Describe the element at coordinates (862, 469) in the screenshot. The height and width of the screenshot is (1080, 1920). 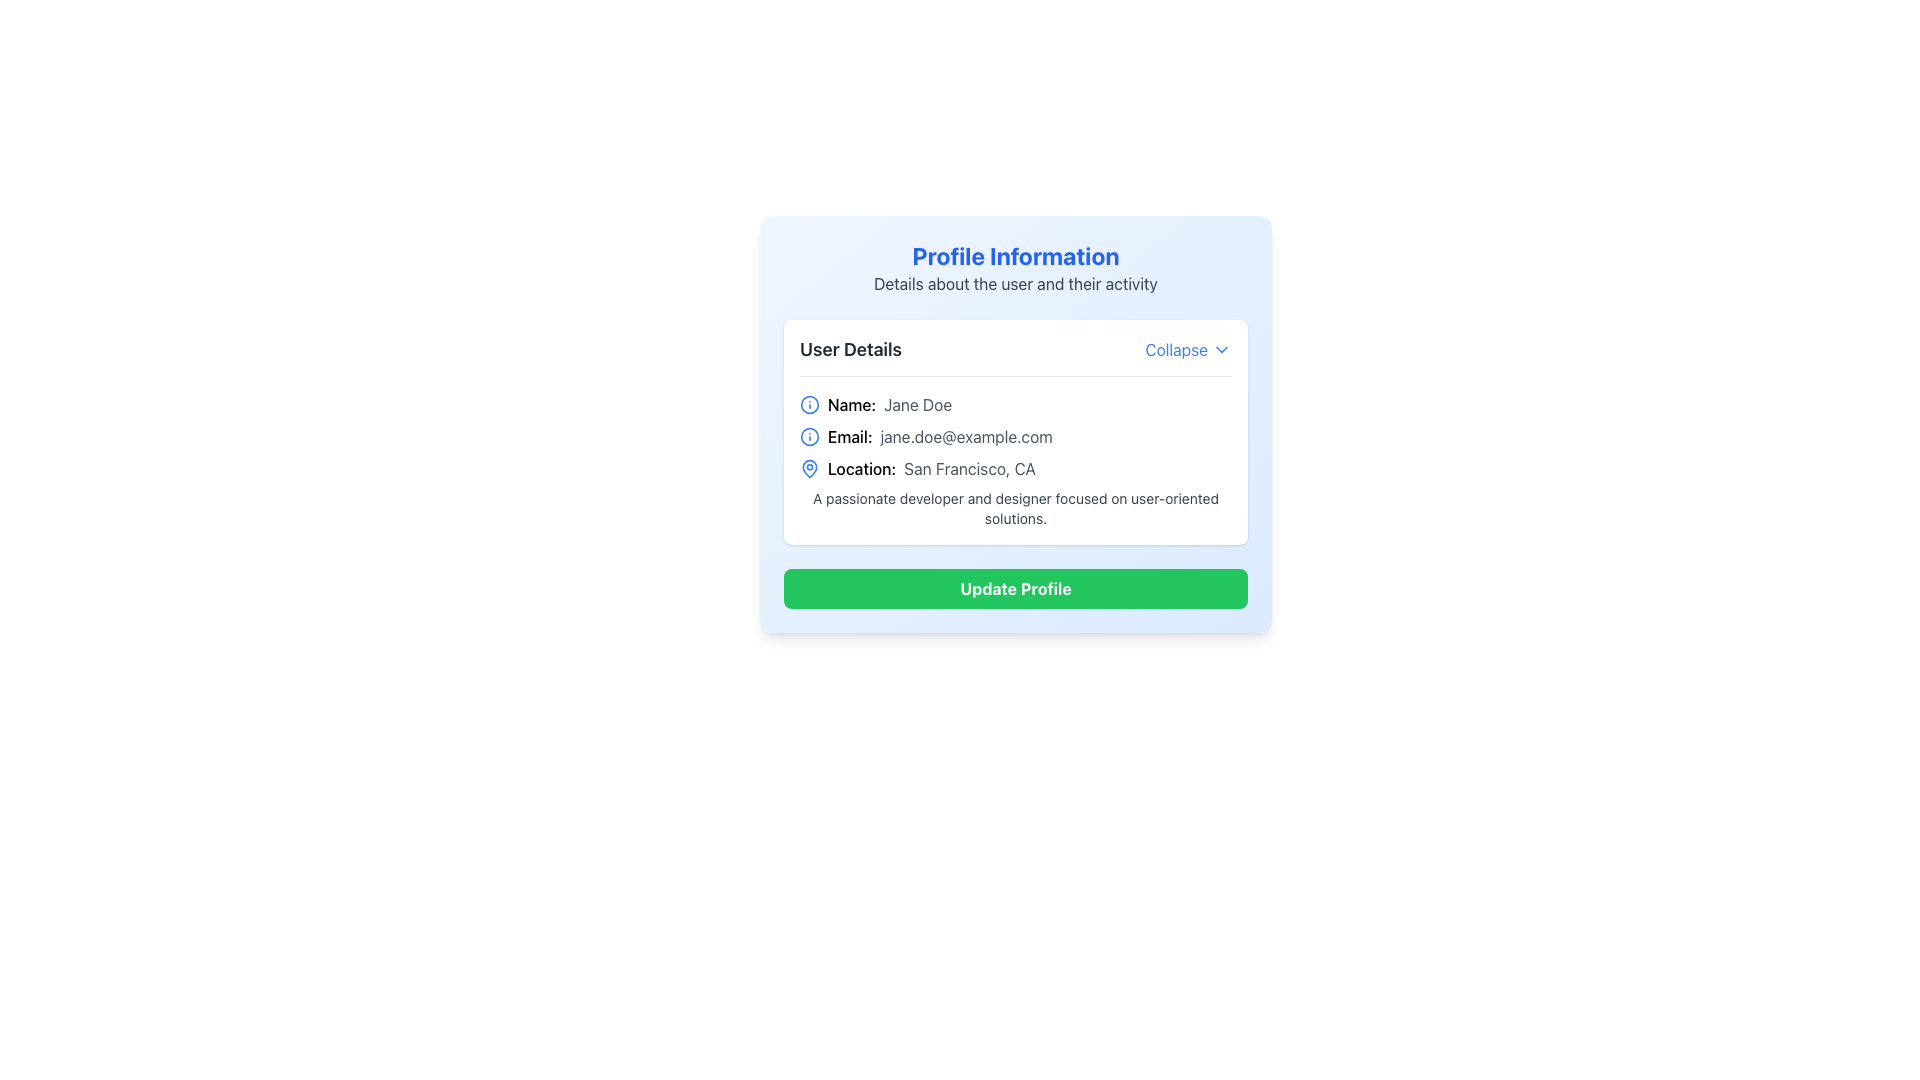
I see `the Text label indicating the user's location in the 'User Details' section of the profile card interface, which is positioned after the 'Email' field and before the location description 'San Francisco, CA'` at that location.